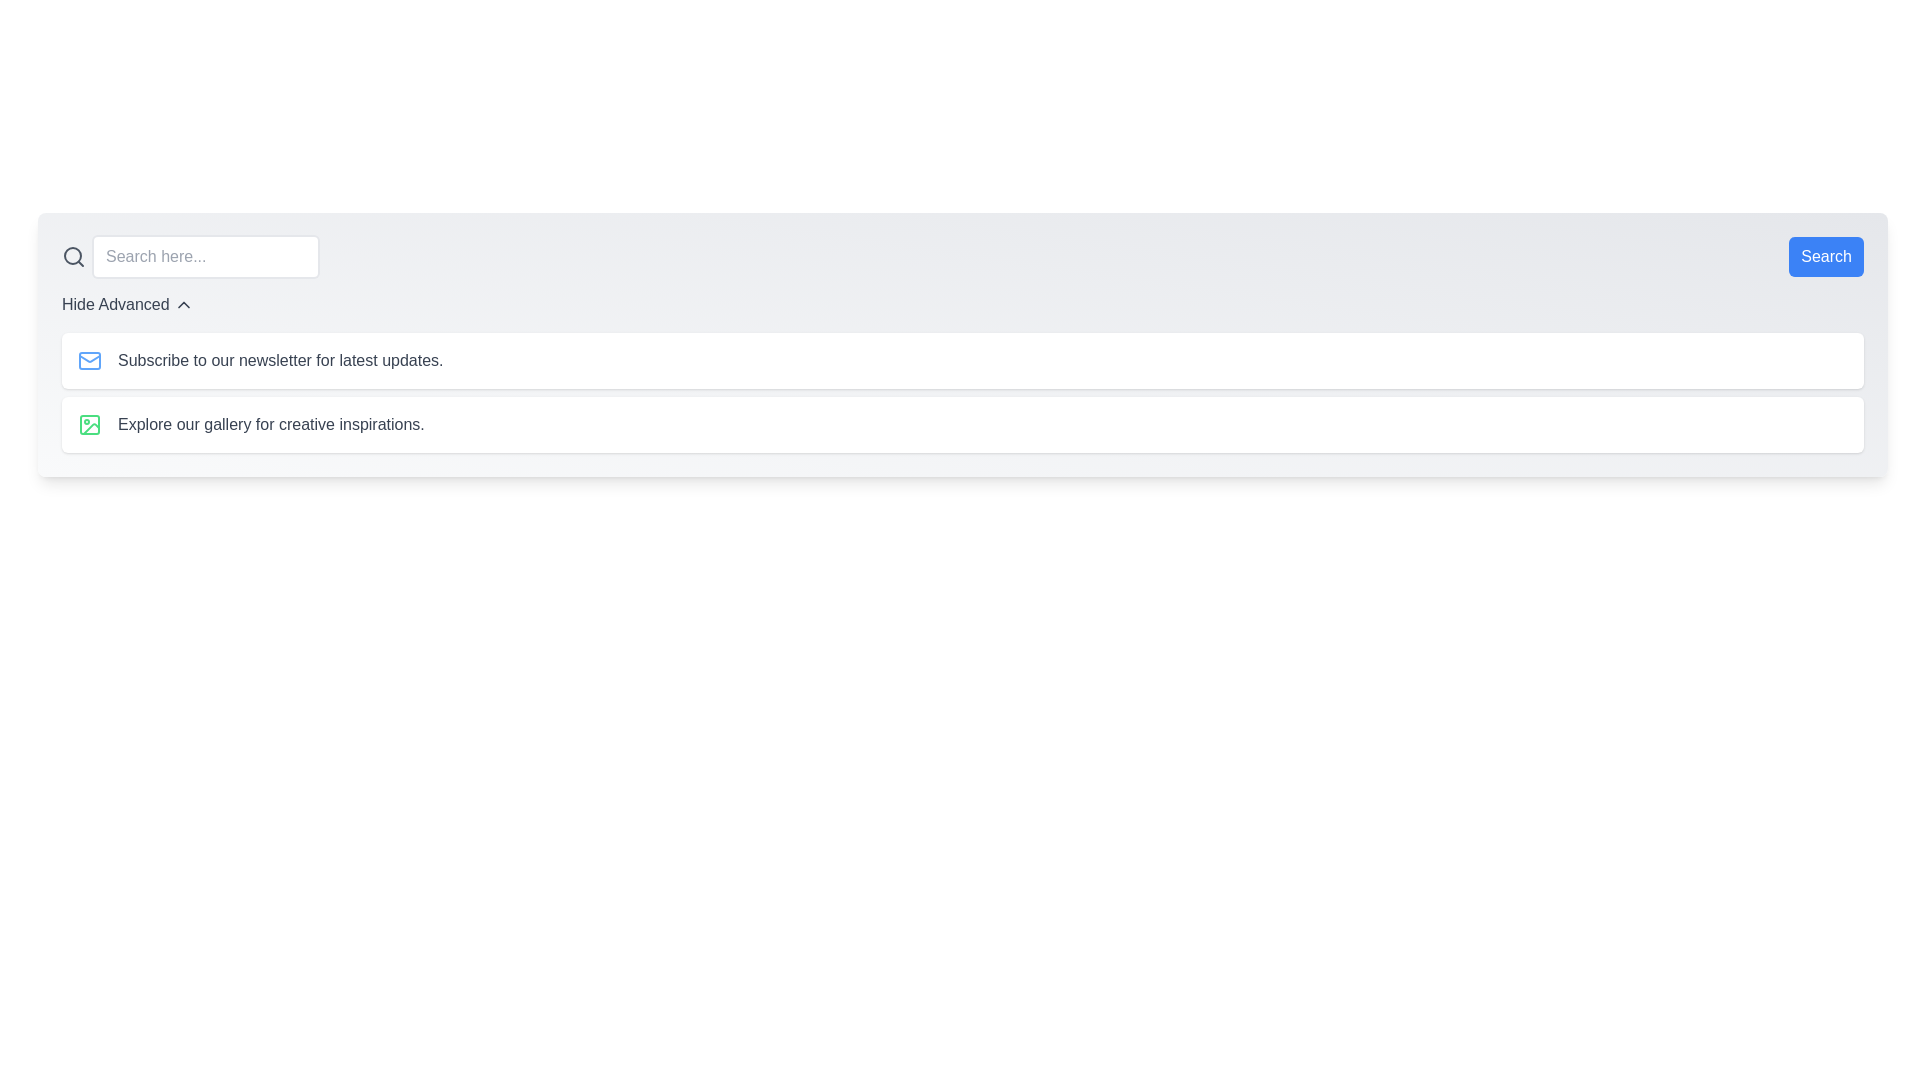 The width and height of the screenshot is (1920, 1080). Describe the element at coordinates (89, 357) in the screenshot. I see `the visual representation of the triangular shape that represents the fold of the email icon, located near the center of the SVG graphic` at that location.